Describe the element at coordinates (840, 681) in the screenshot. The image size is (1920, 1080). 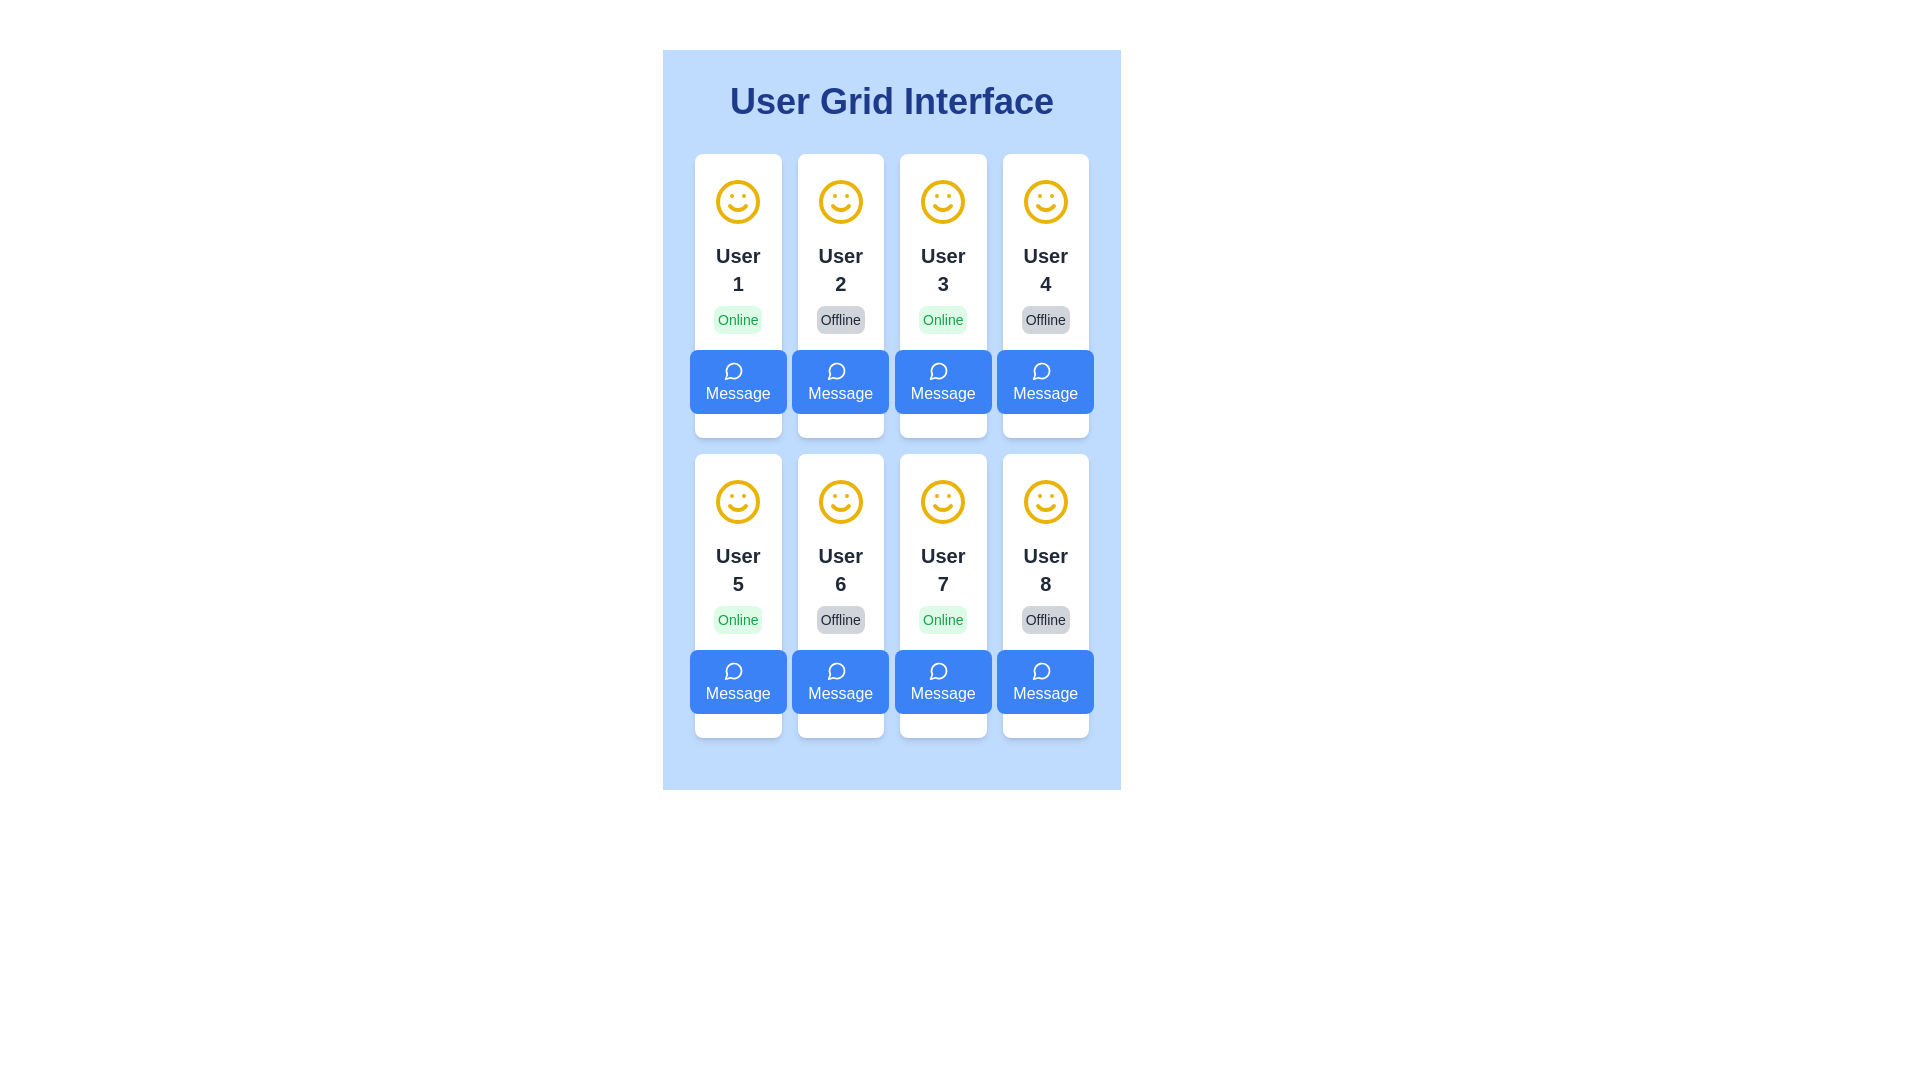
I see `the button to send a message associated with 'User 6,' which is positioned in the seventh column of the grid-based interface below the 'Offline' label` at that location.